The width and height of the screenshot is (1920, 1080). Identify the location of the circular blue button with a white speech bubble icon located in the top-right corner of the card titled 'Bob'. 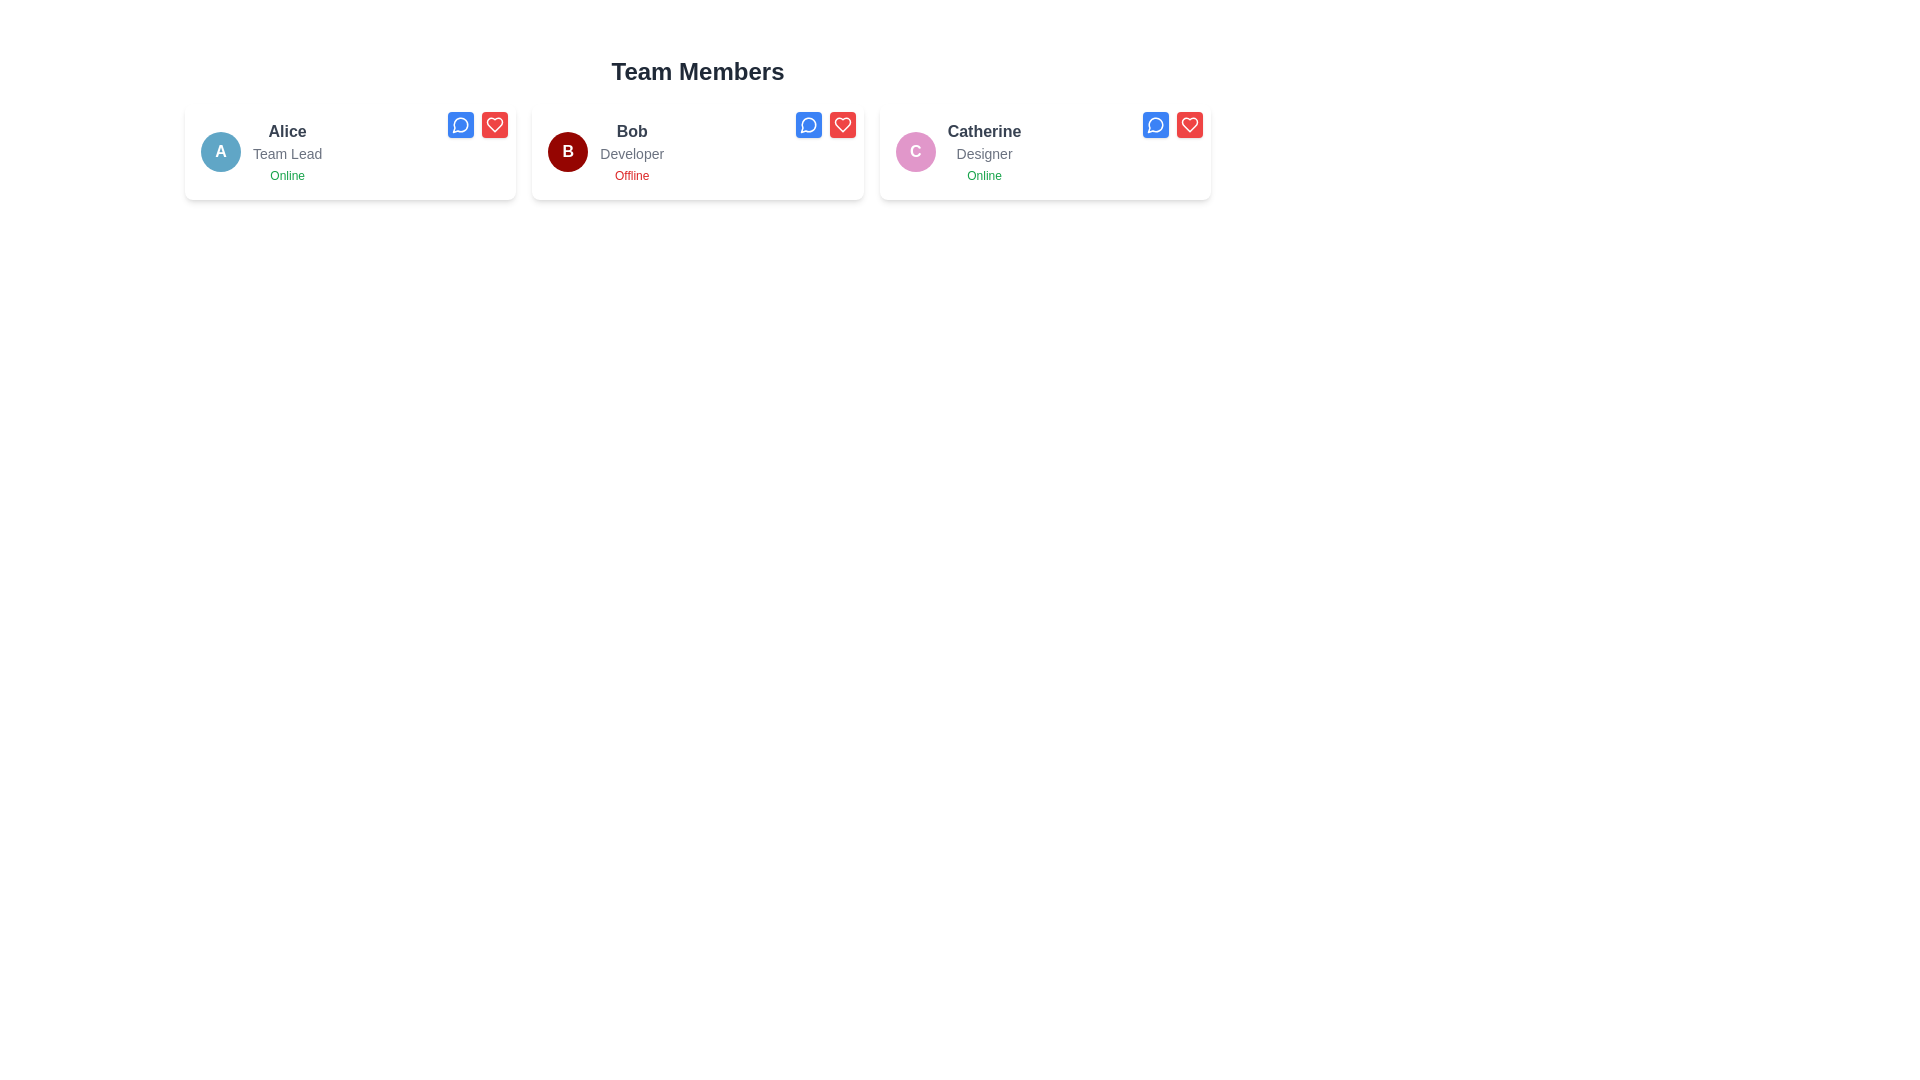
(808, 124).